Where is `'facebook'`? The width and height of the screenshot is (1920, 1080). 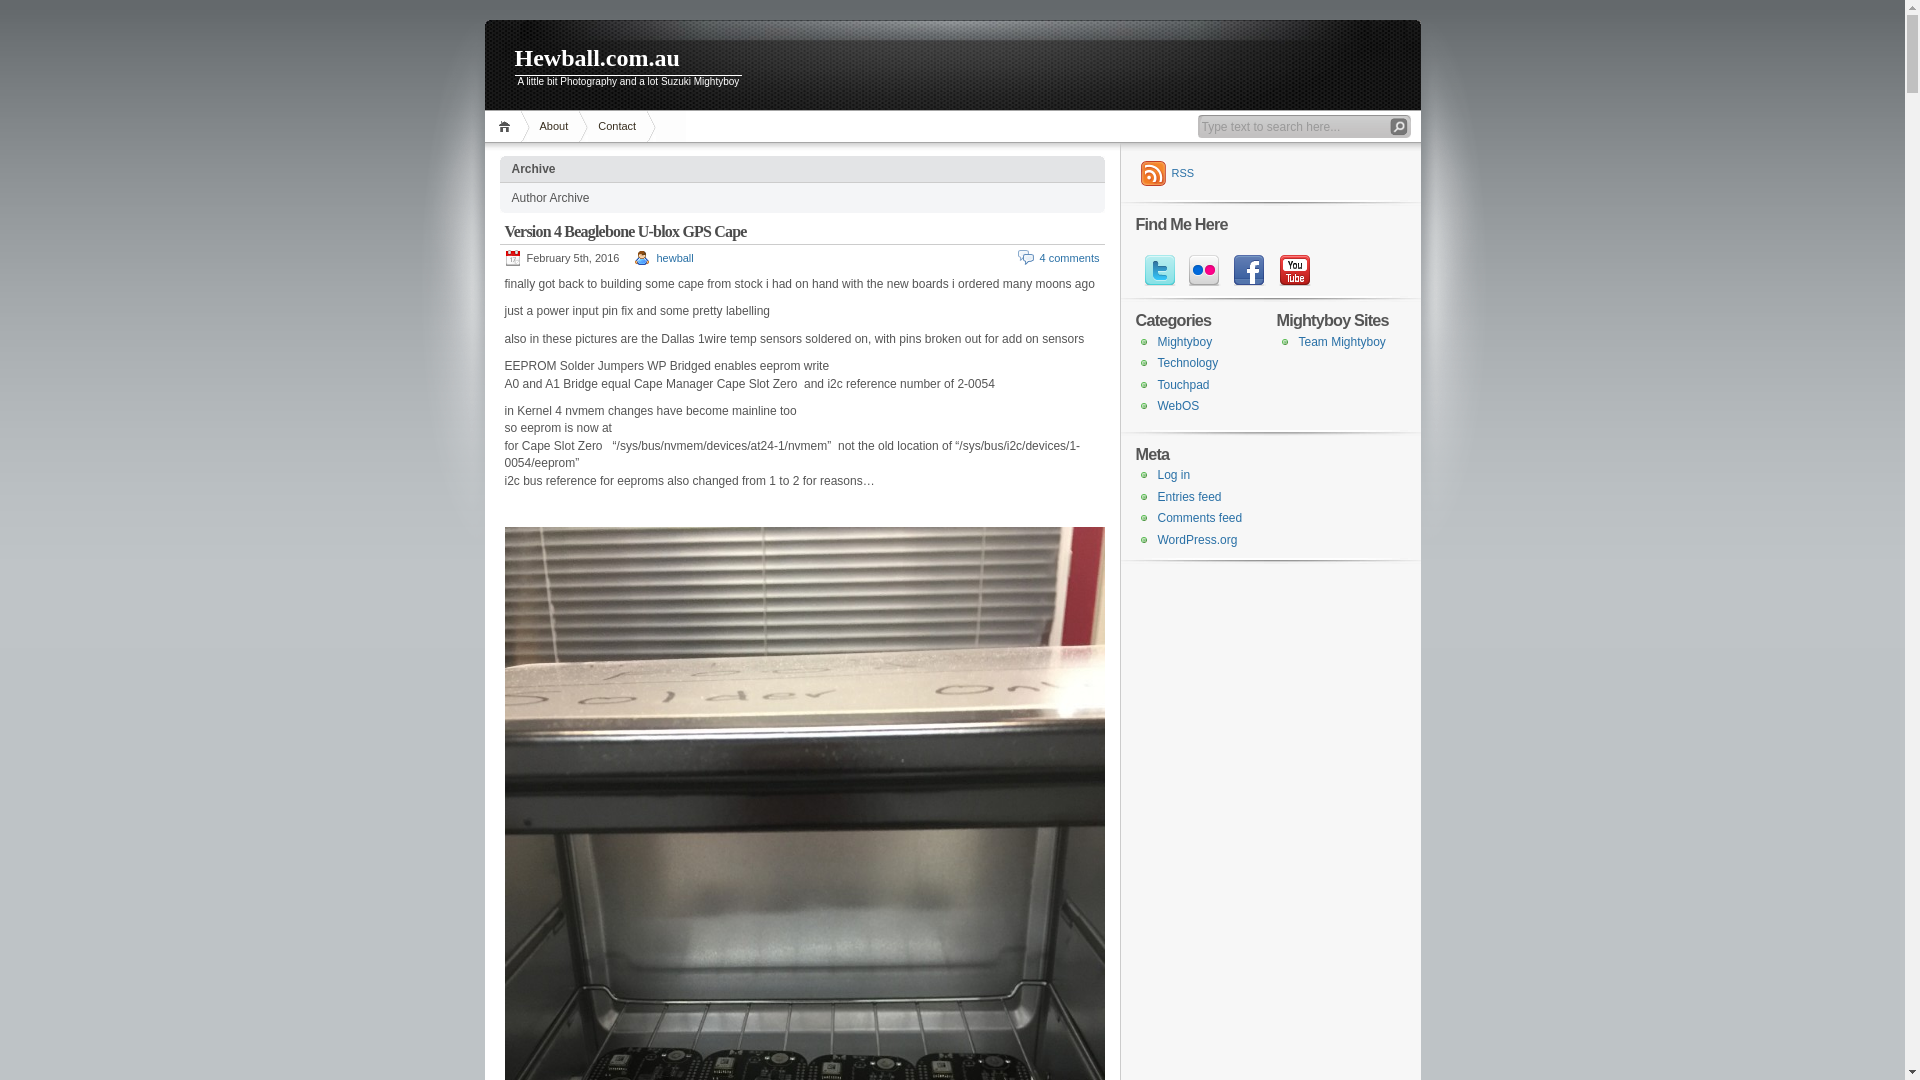 'facebook' is located at coordinates (1224, 270).